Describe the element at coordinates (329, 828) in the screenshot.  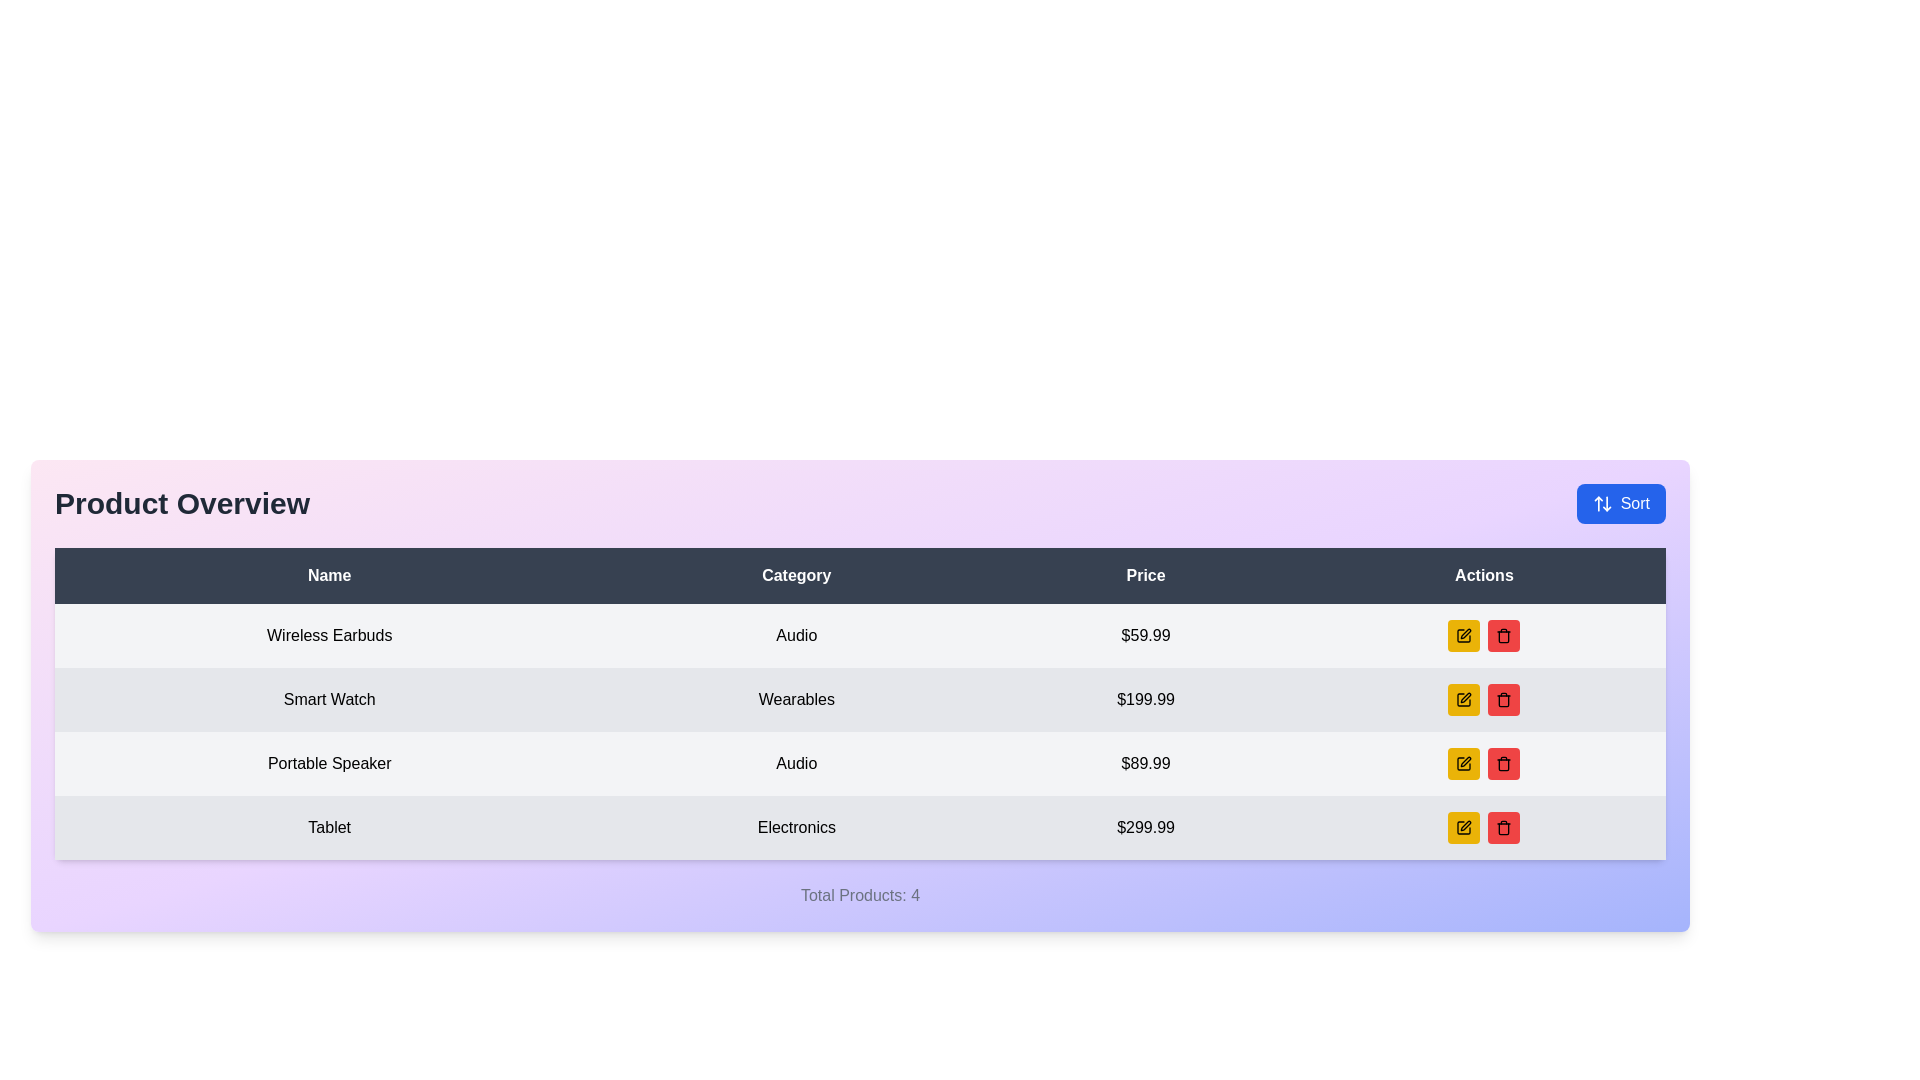
I see `the text label displaying 'Tablet', which is located in the leftmost portion of the last row in a table under the header 'Name'` at that location.